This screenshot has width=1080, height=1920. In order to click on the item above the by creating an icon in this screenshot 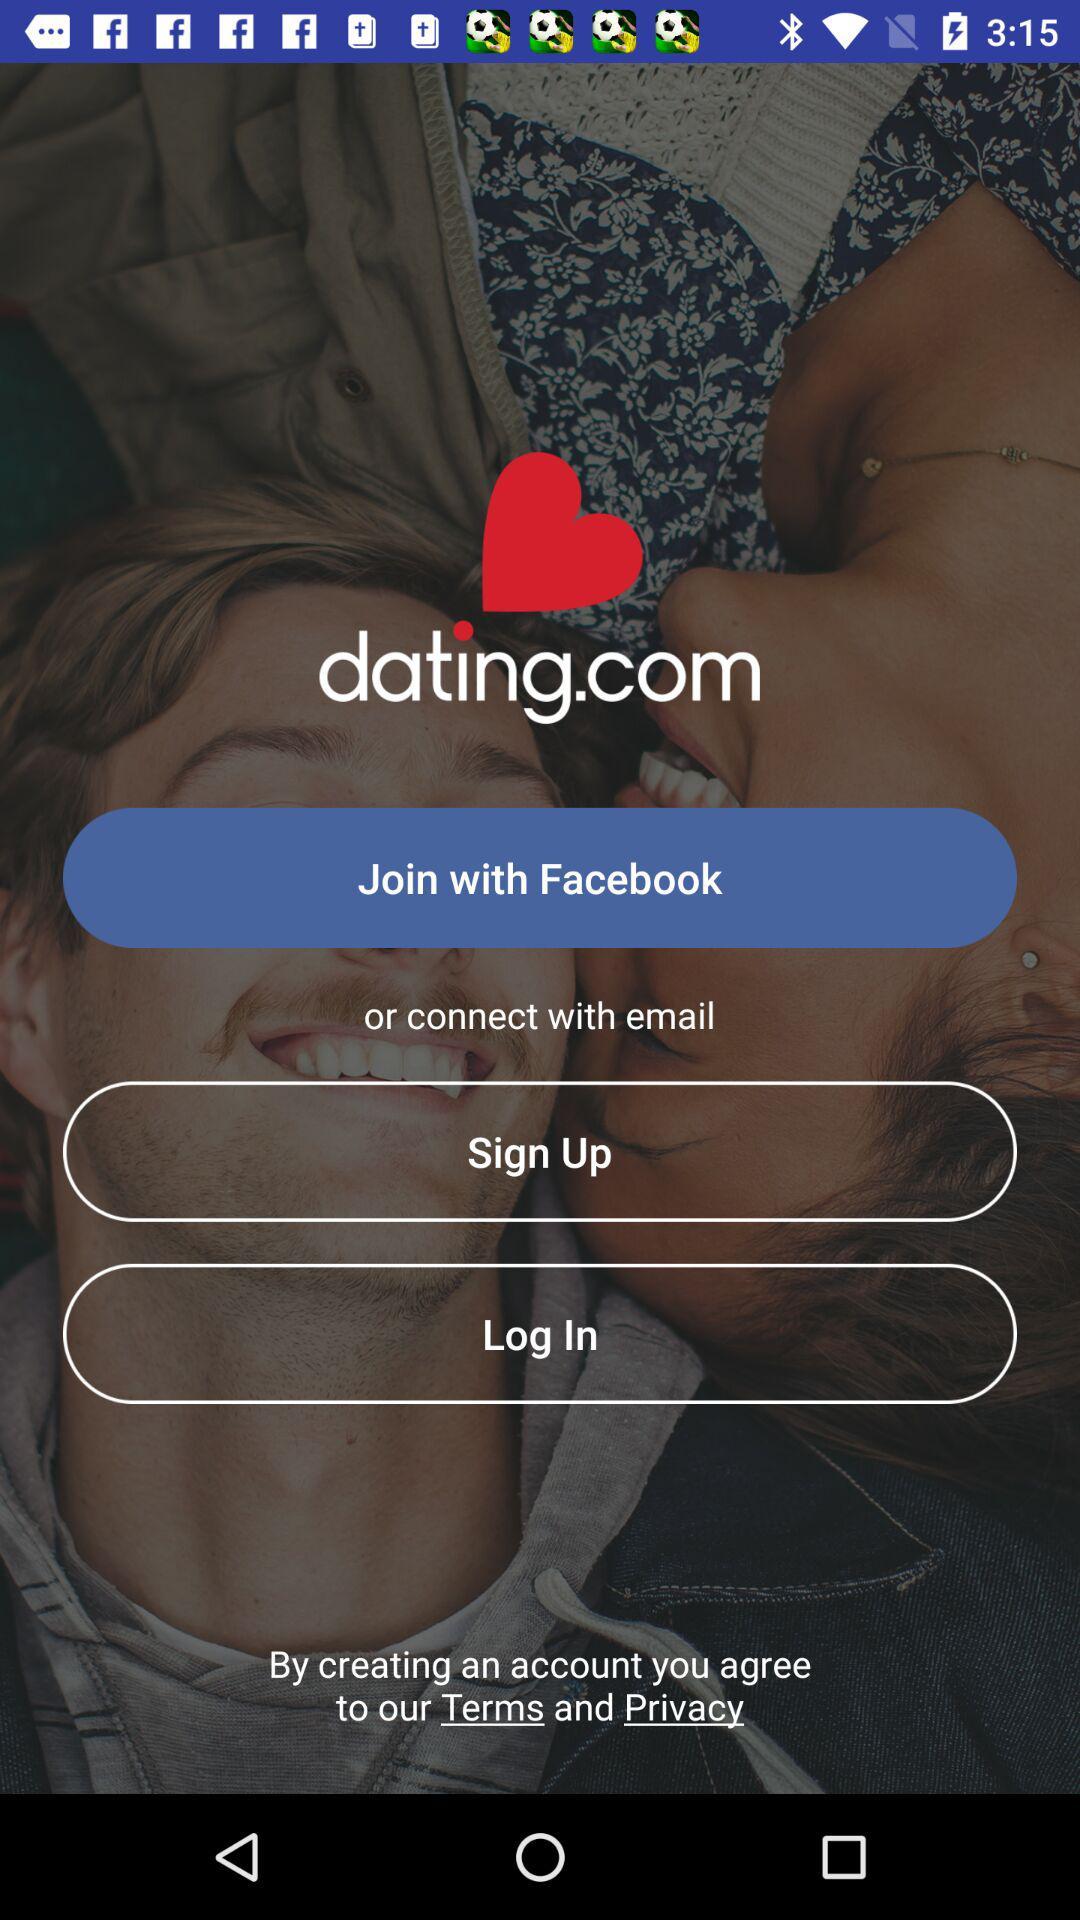, I will do `click(540, 1333)`.